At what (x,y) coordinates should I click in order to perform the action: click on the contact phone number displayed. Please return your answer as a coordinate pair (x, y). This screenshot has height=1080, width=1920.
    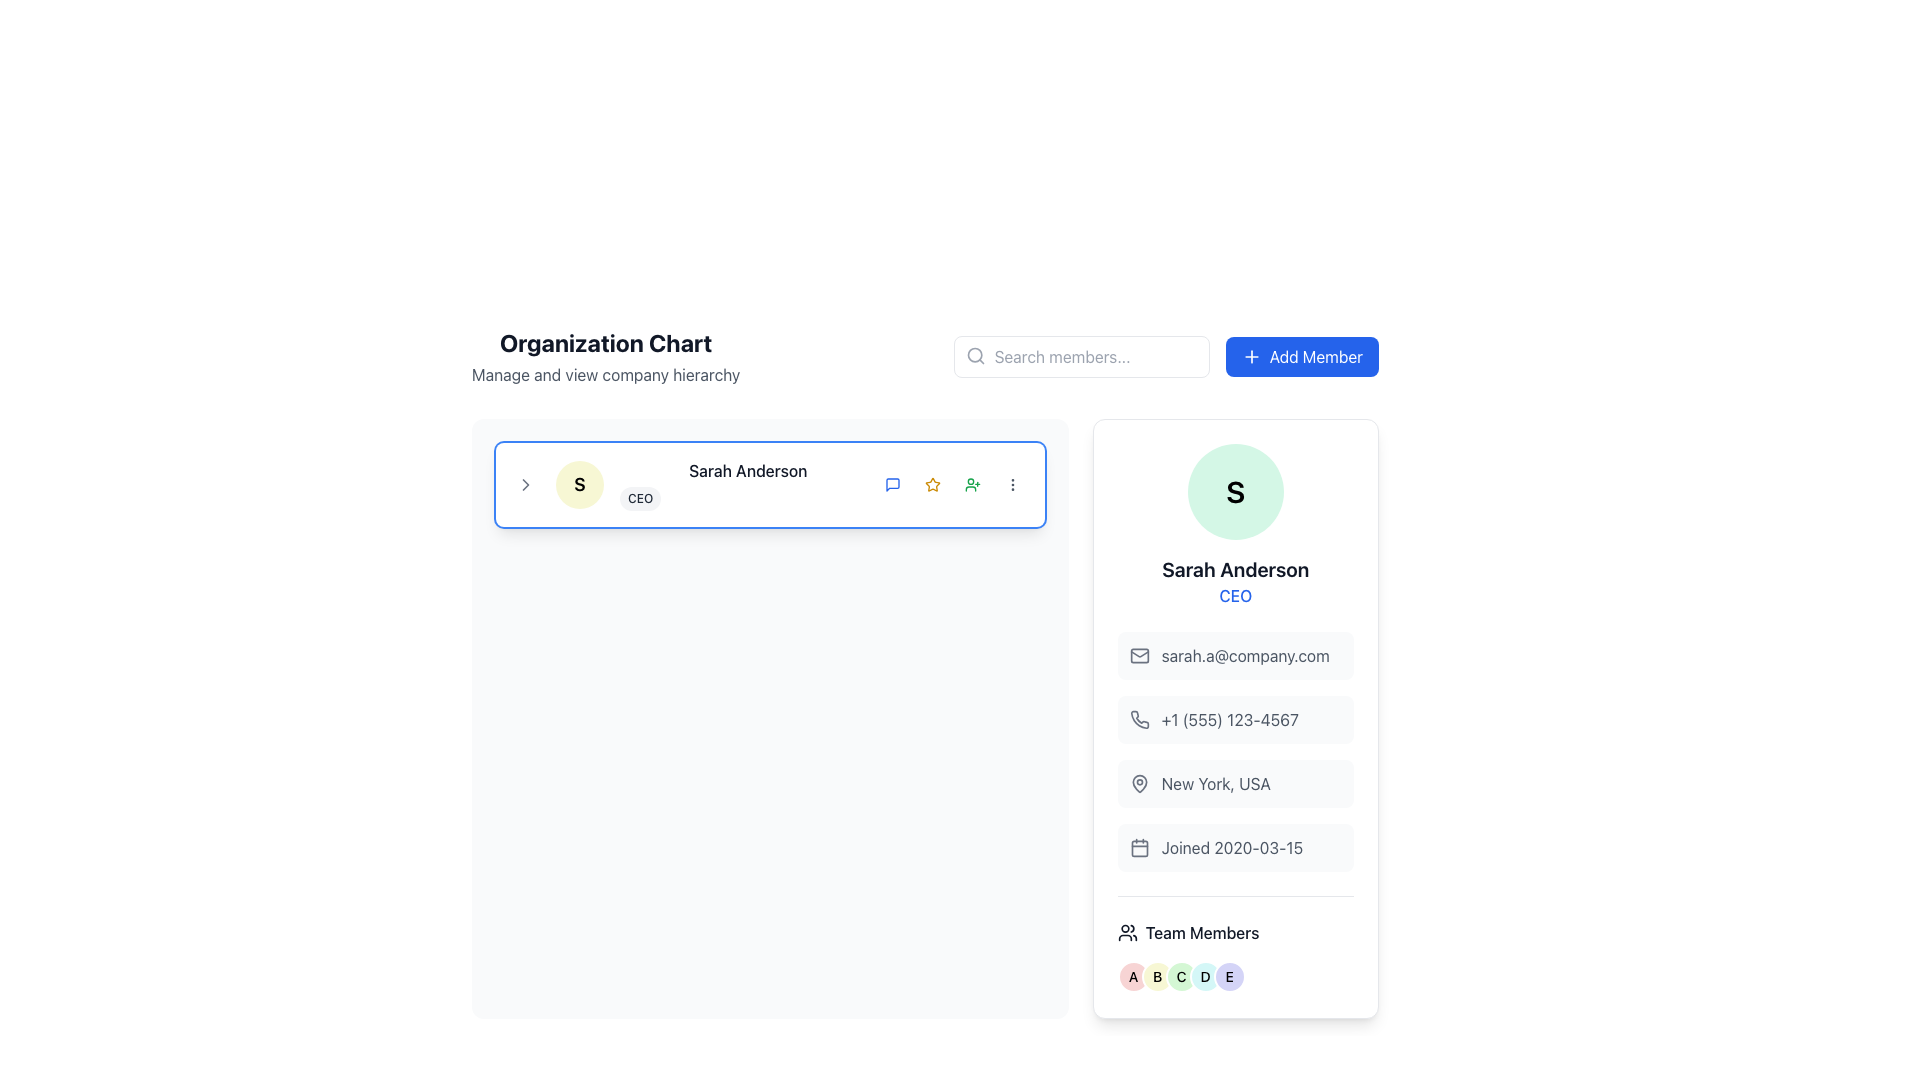
    Looking at the image, I should click on (1234, 720).